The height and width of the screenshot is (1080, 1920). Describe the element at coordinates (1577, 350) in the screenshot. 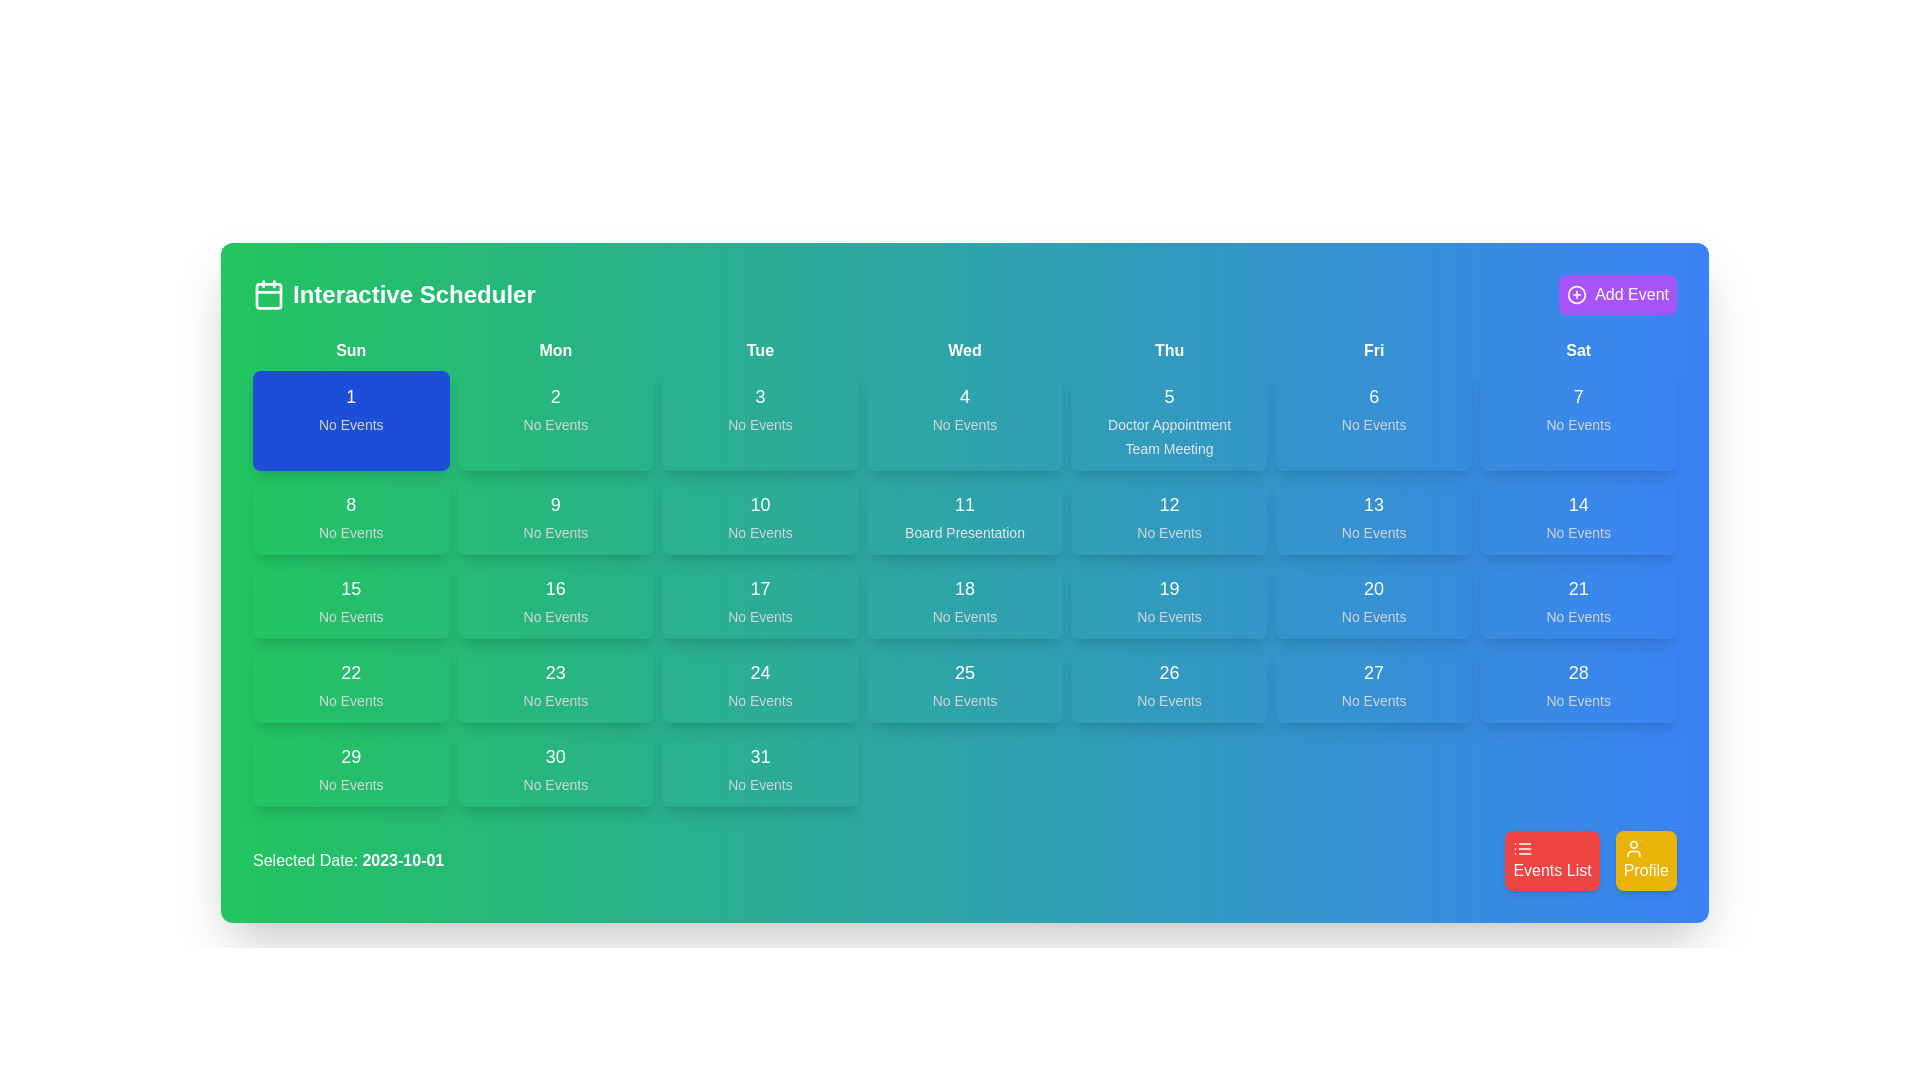

I see `the static text label for the 'Saturday' column in the calendar grid, which is located in the top-right corner and is adjacent to 'Fri'` at that location.